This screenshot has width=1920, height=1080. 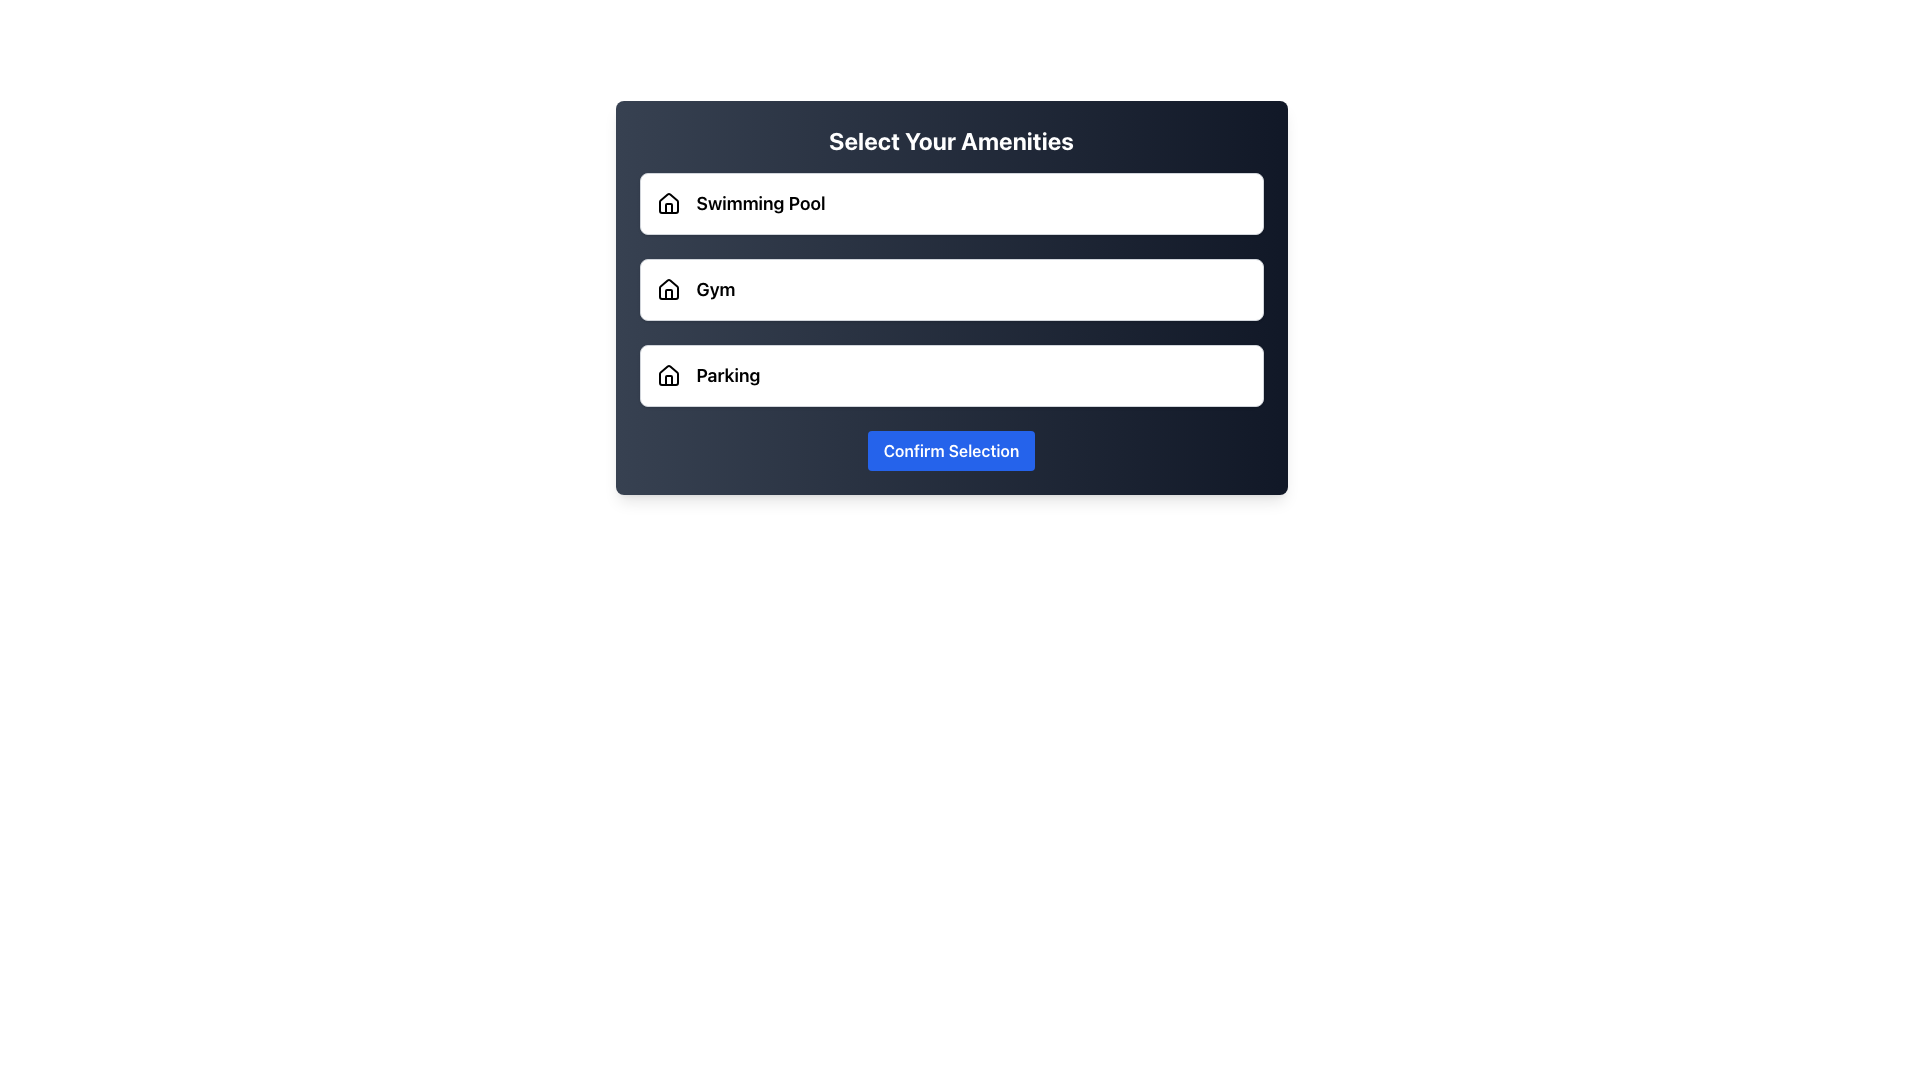 I want to click on the 'Parking' SVG icon, which is the leftmost icon in the third row of options, so click(x=668, y=375).